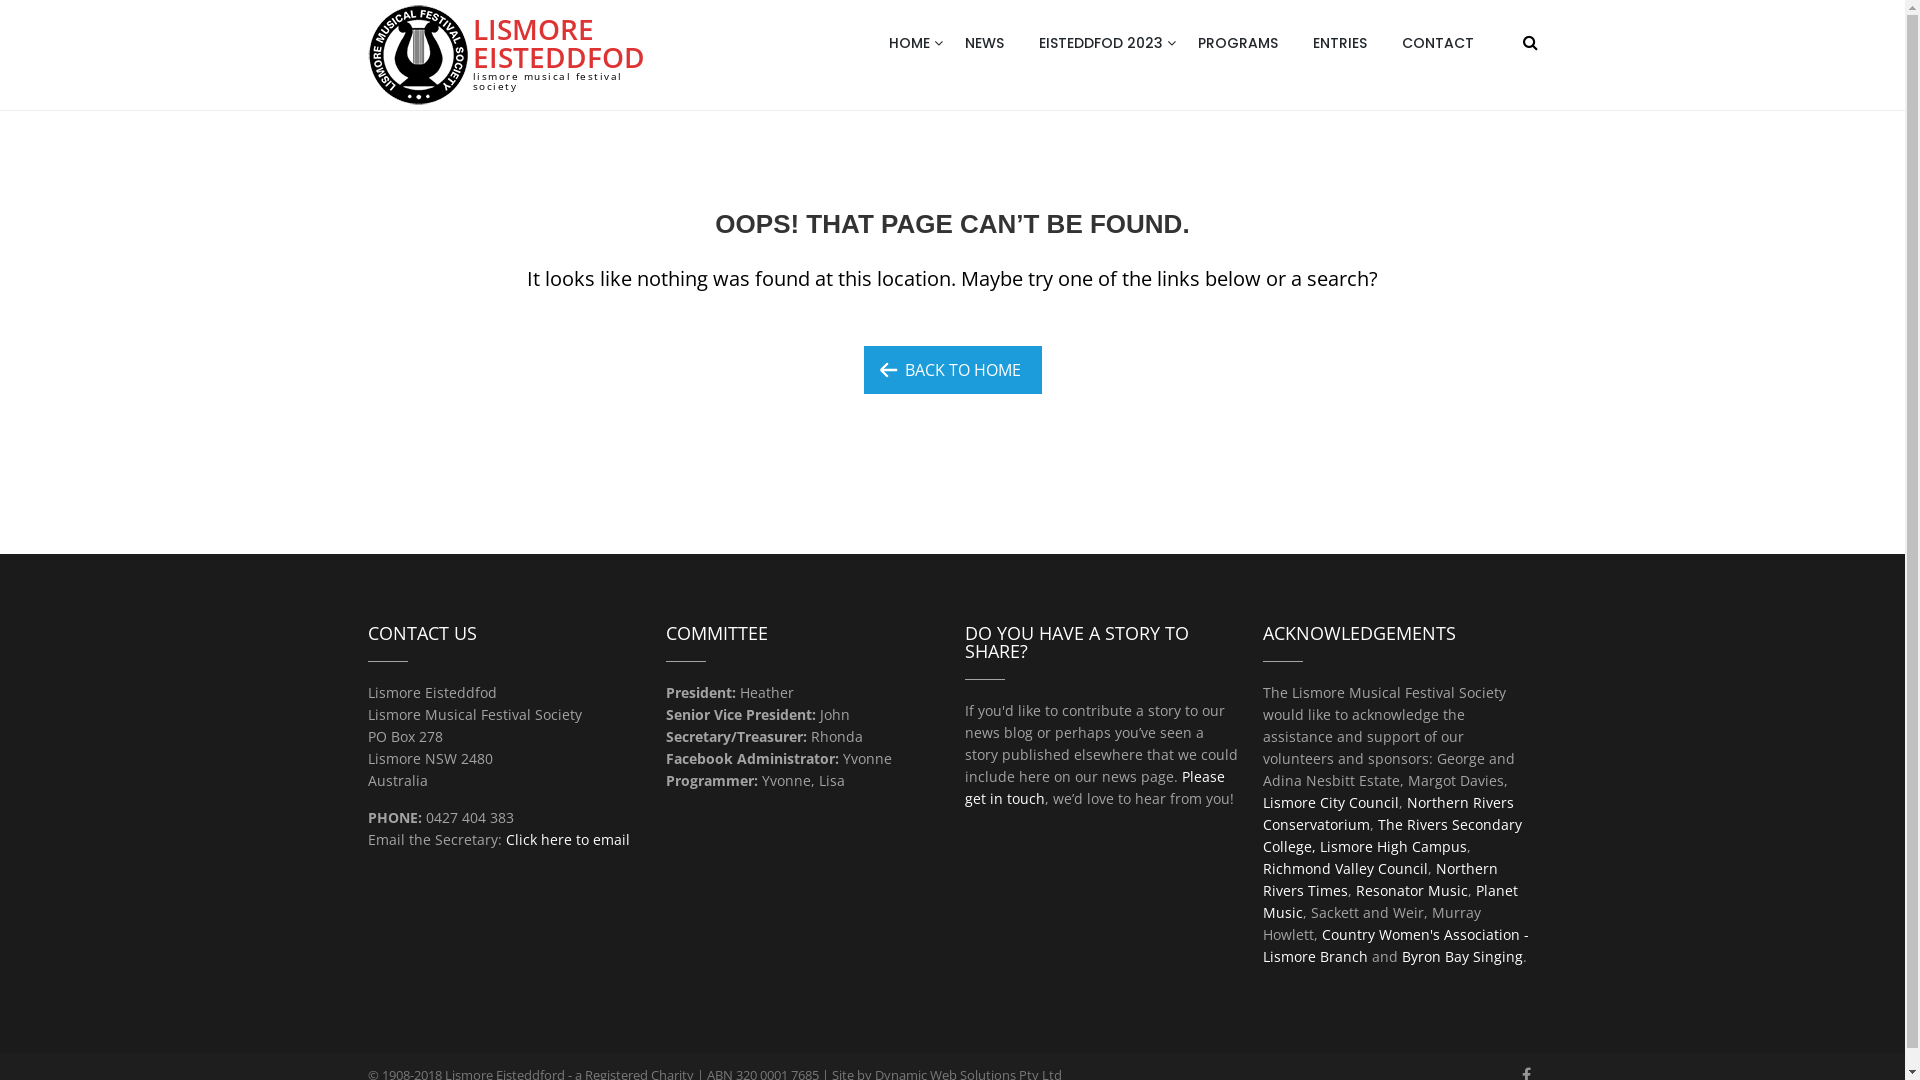  Describe the element at coordinates (1391, 835) in the screenshot. I see `'The Rivers Secondary College, Lismore High Campus'` at that location.